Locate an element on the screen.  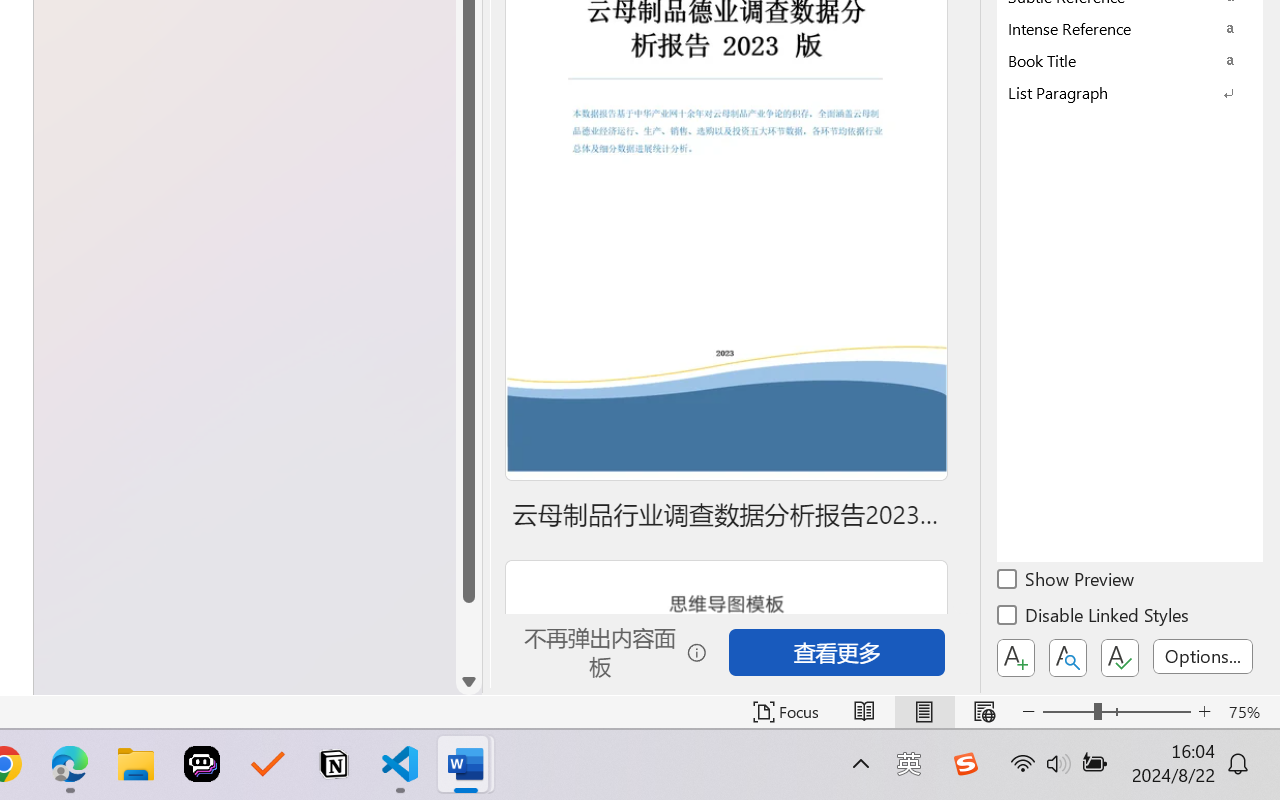
'Options...' is located at coordinates (1202, 655).